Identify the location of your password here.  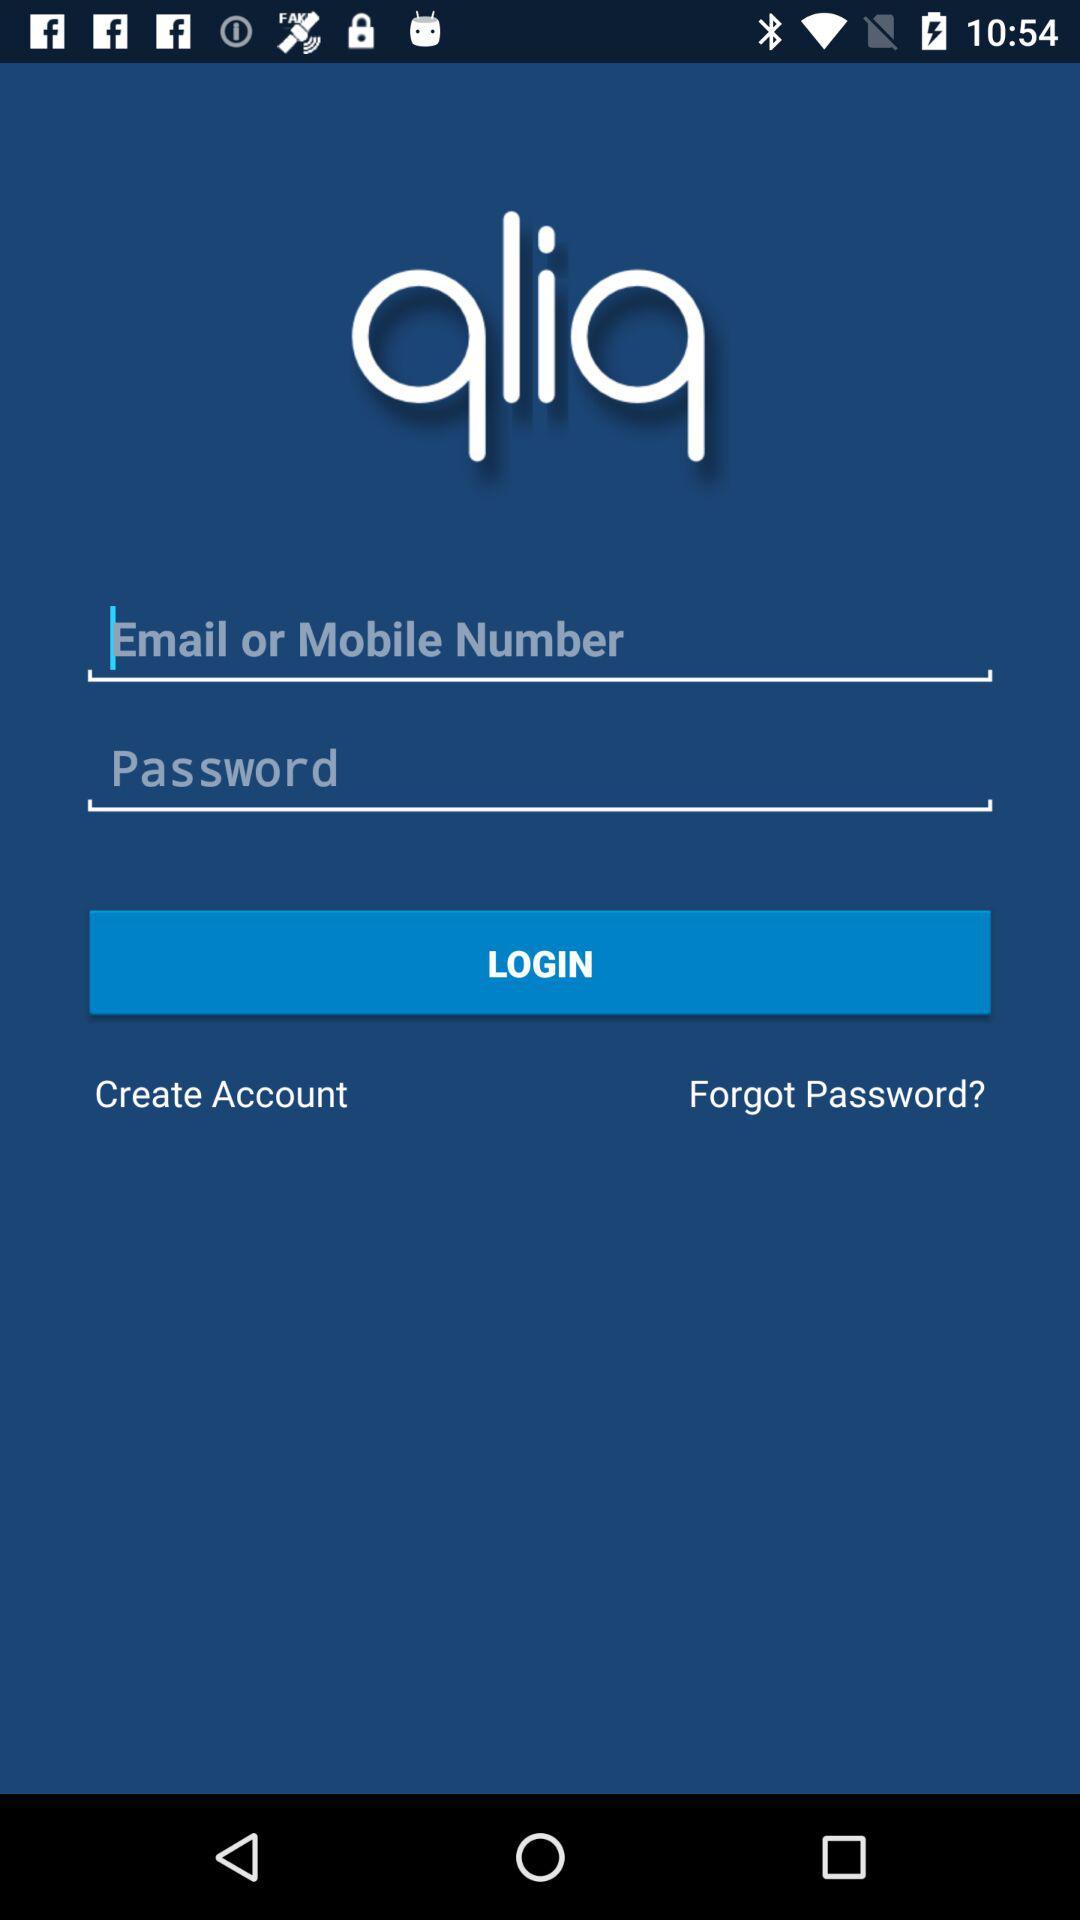
(540, 767).